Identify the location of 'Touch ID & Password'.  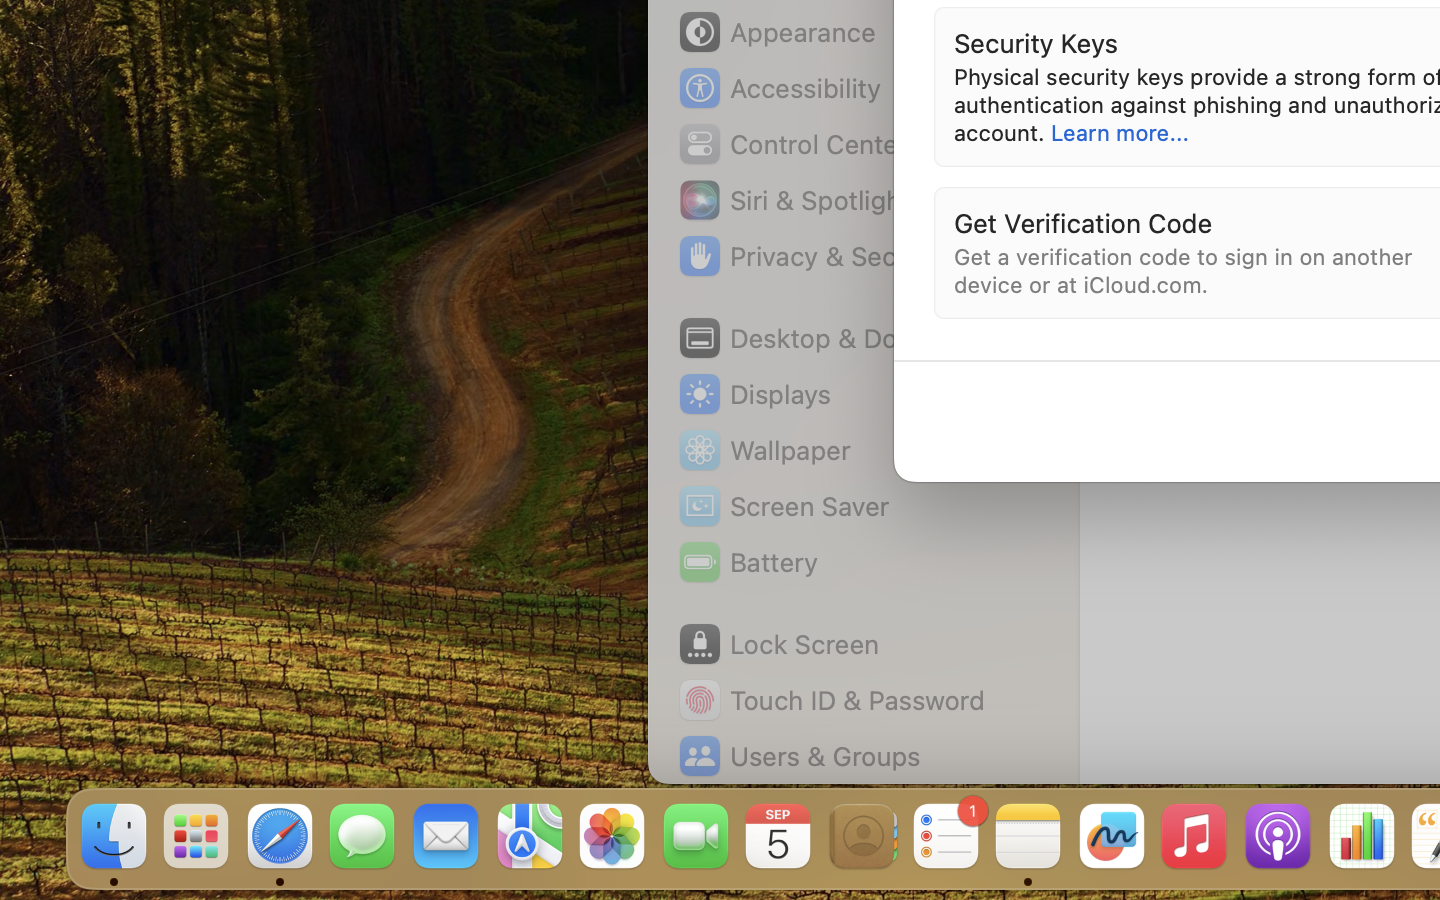
(831, 699).